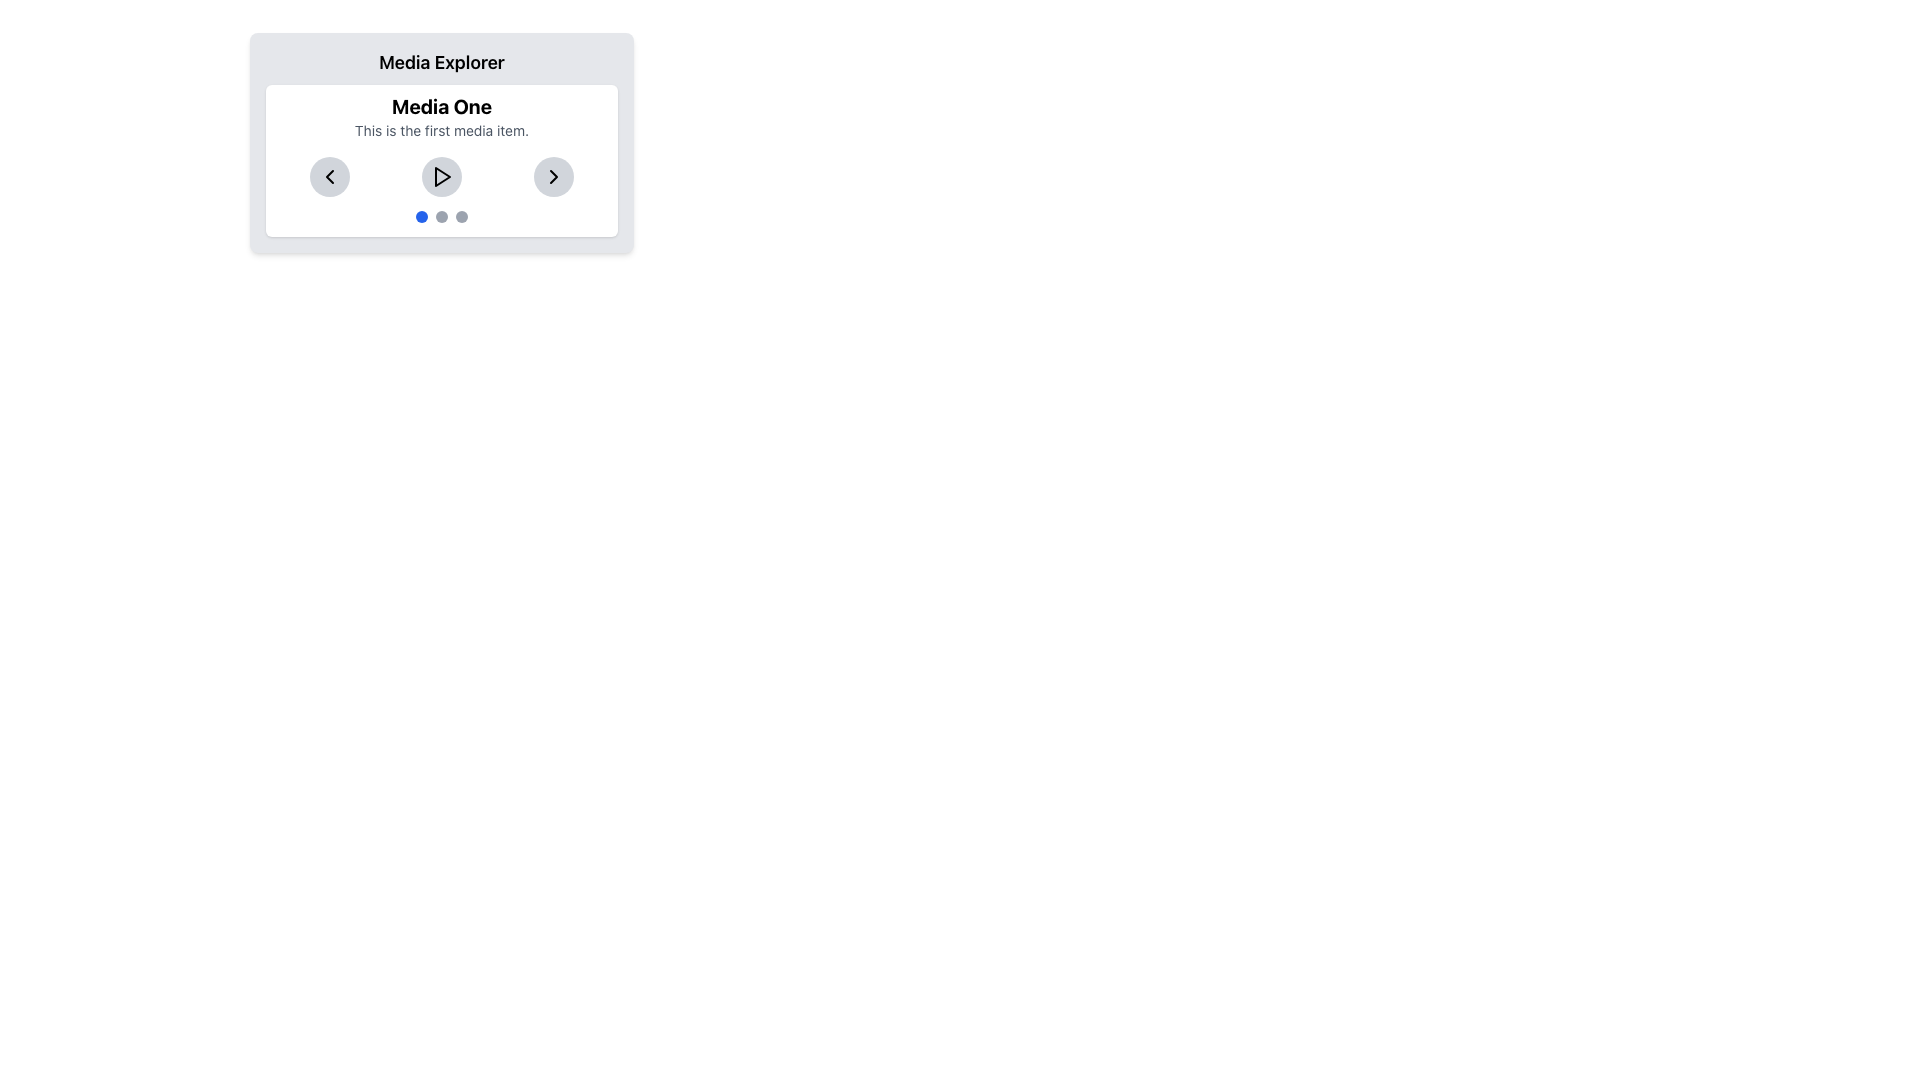 Image resolution: width=1920 pixels, height=1080 pixels. What do you see at coordinates (440, 176) in the screenshot?
I see `the SVG play button icon located in the center of the 'Media One' section` at bounding box center [440, 176].